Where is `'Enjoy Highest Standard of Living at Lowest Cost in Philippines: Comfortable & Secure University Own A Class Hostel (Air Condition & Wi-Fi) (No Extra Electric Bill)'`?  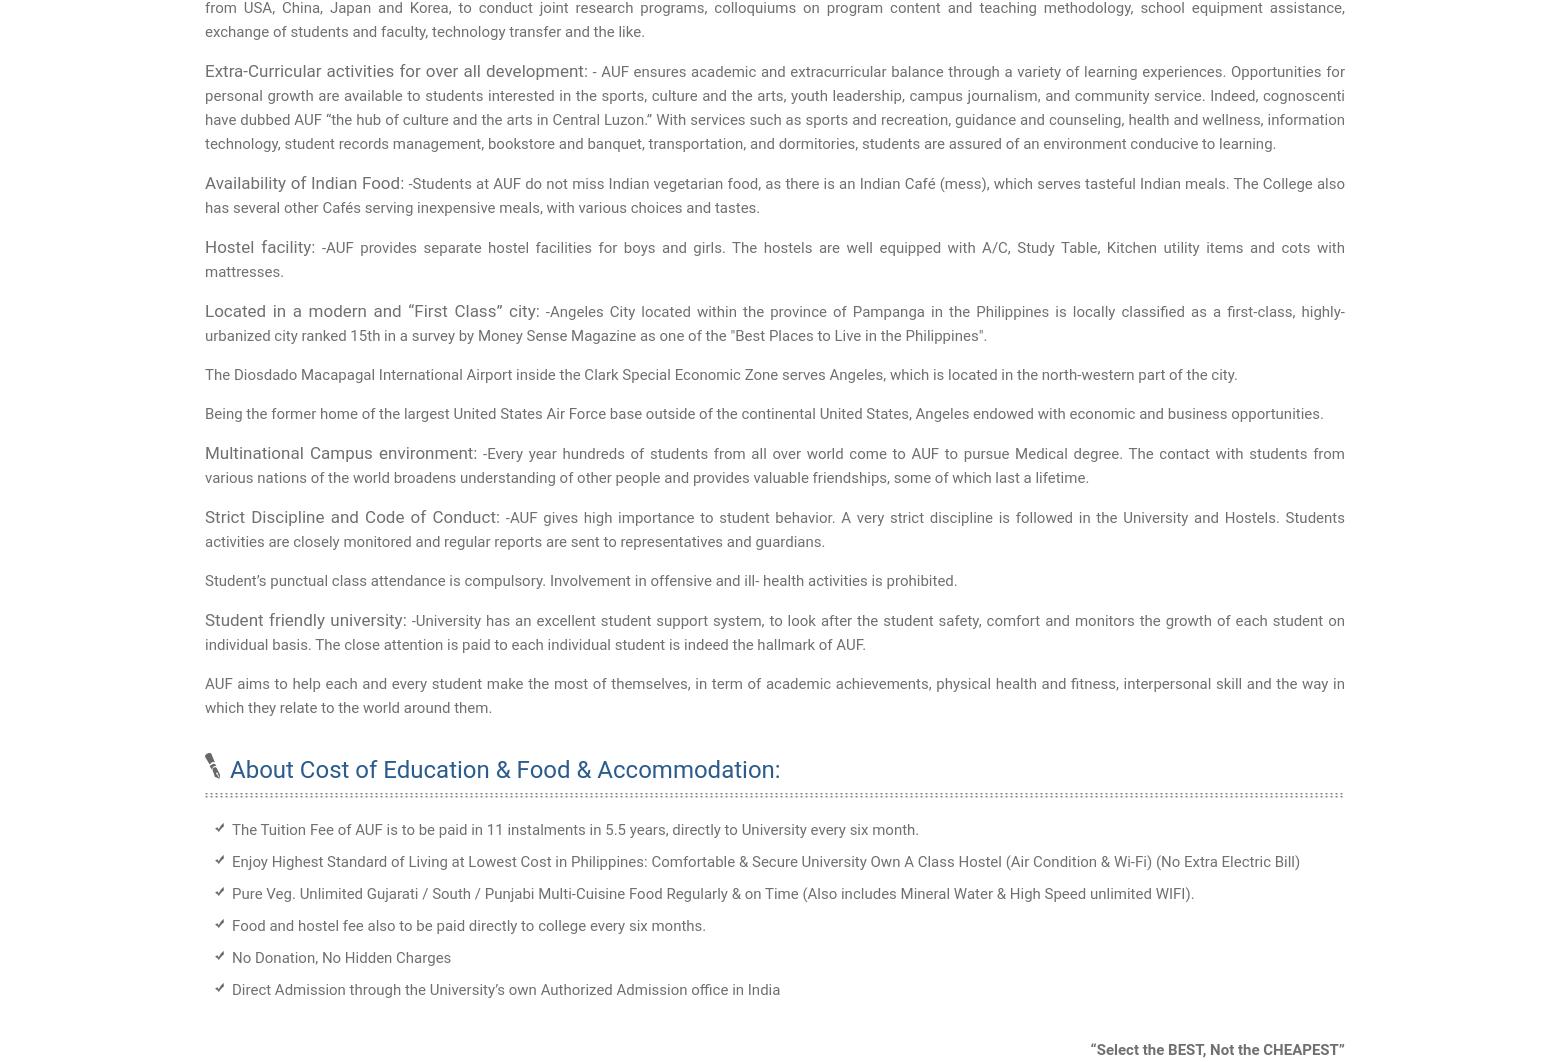 'Enjoy Highest Standard of Living at Lowest Cost in Philippines: Comfortable & Secure University Own A Class Hostel (Air Condition & Wi-Fi) (No Extra Electric Bill)' is located at coordinates (766, 861).